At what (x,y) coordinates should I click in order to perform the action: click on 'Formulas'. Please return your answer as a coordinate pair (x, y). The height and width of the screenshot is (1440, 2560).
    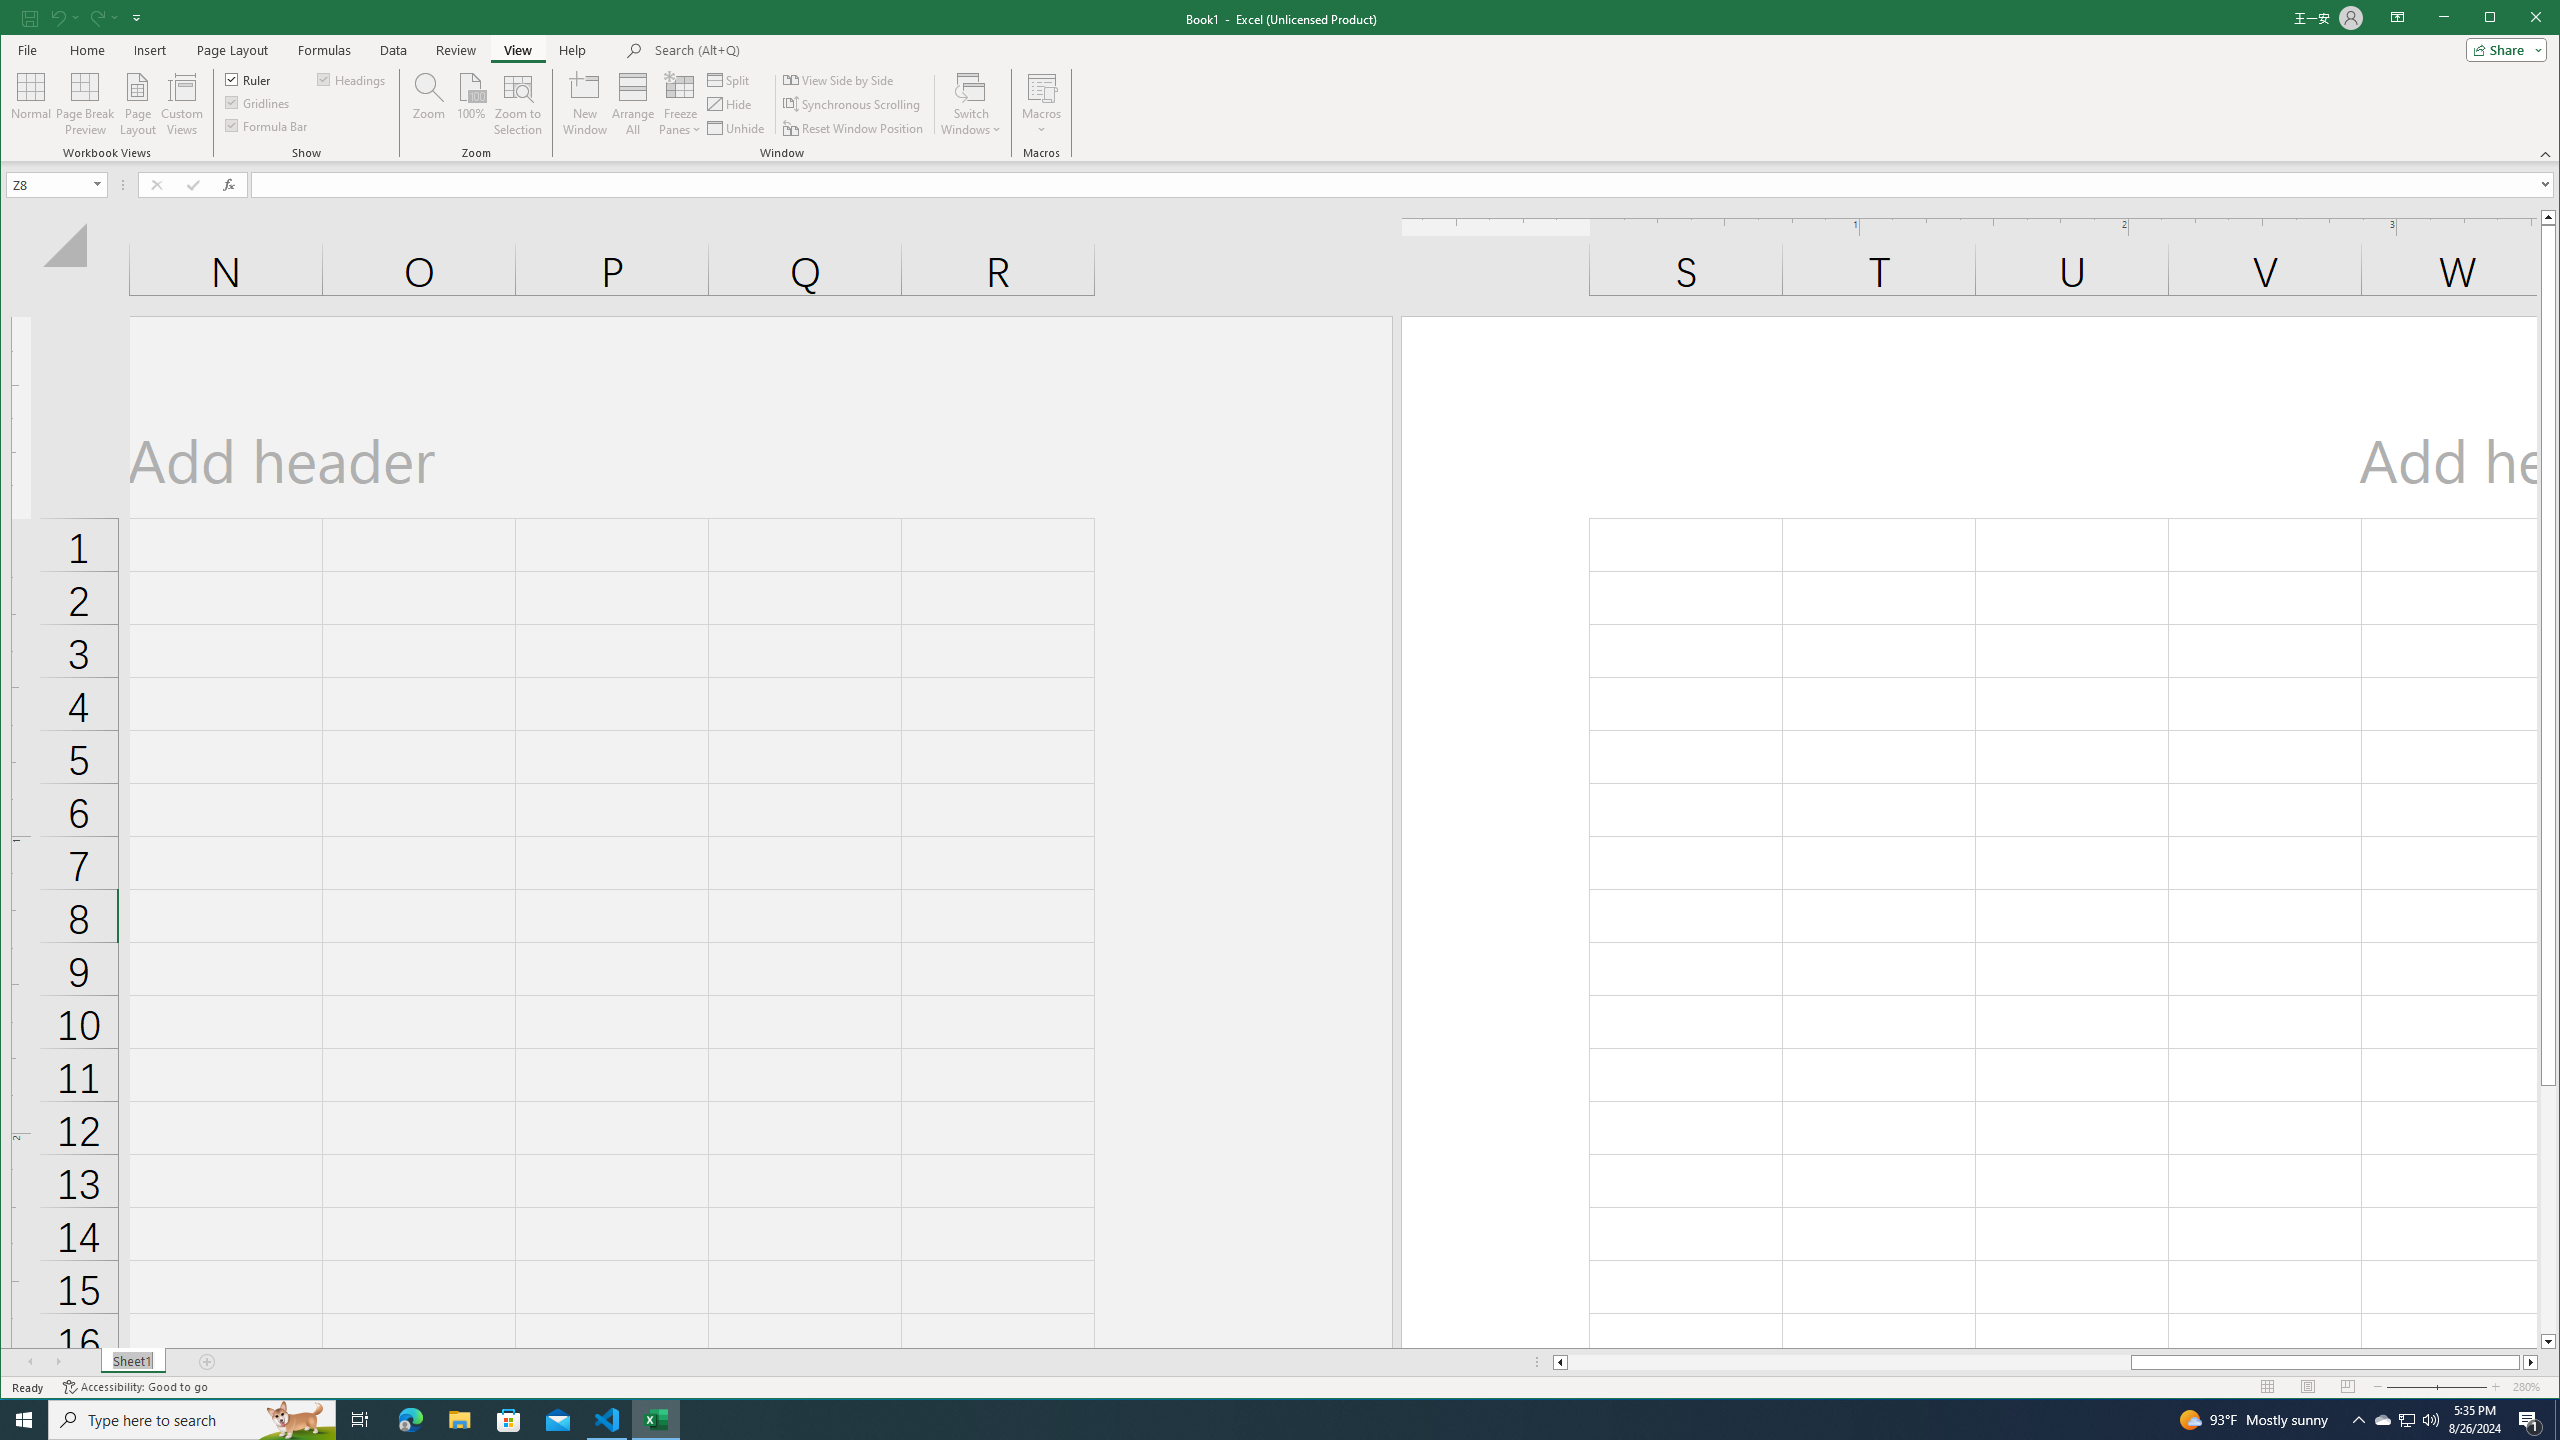
    Looking at the image, I should click on (325, 49).